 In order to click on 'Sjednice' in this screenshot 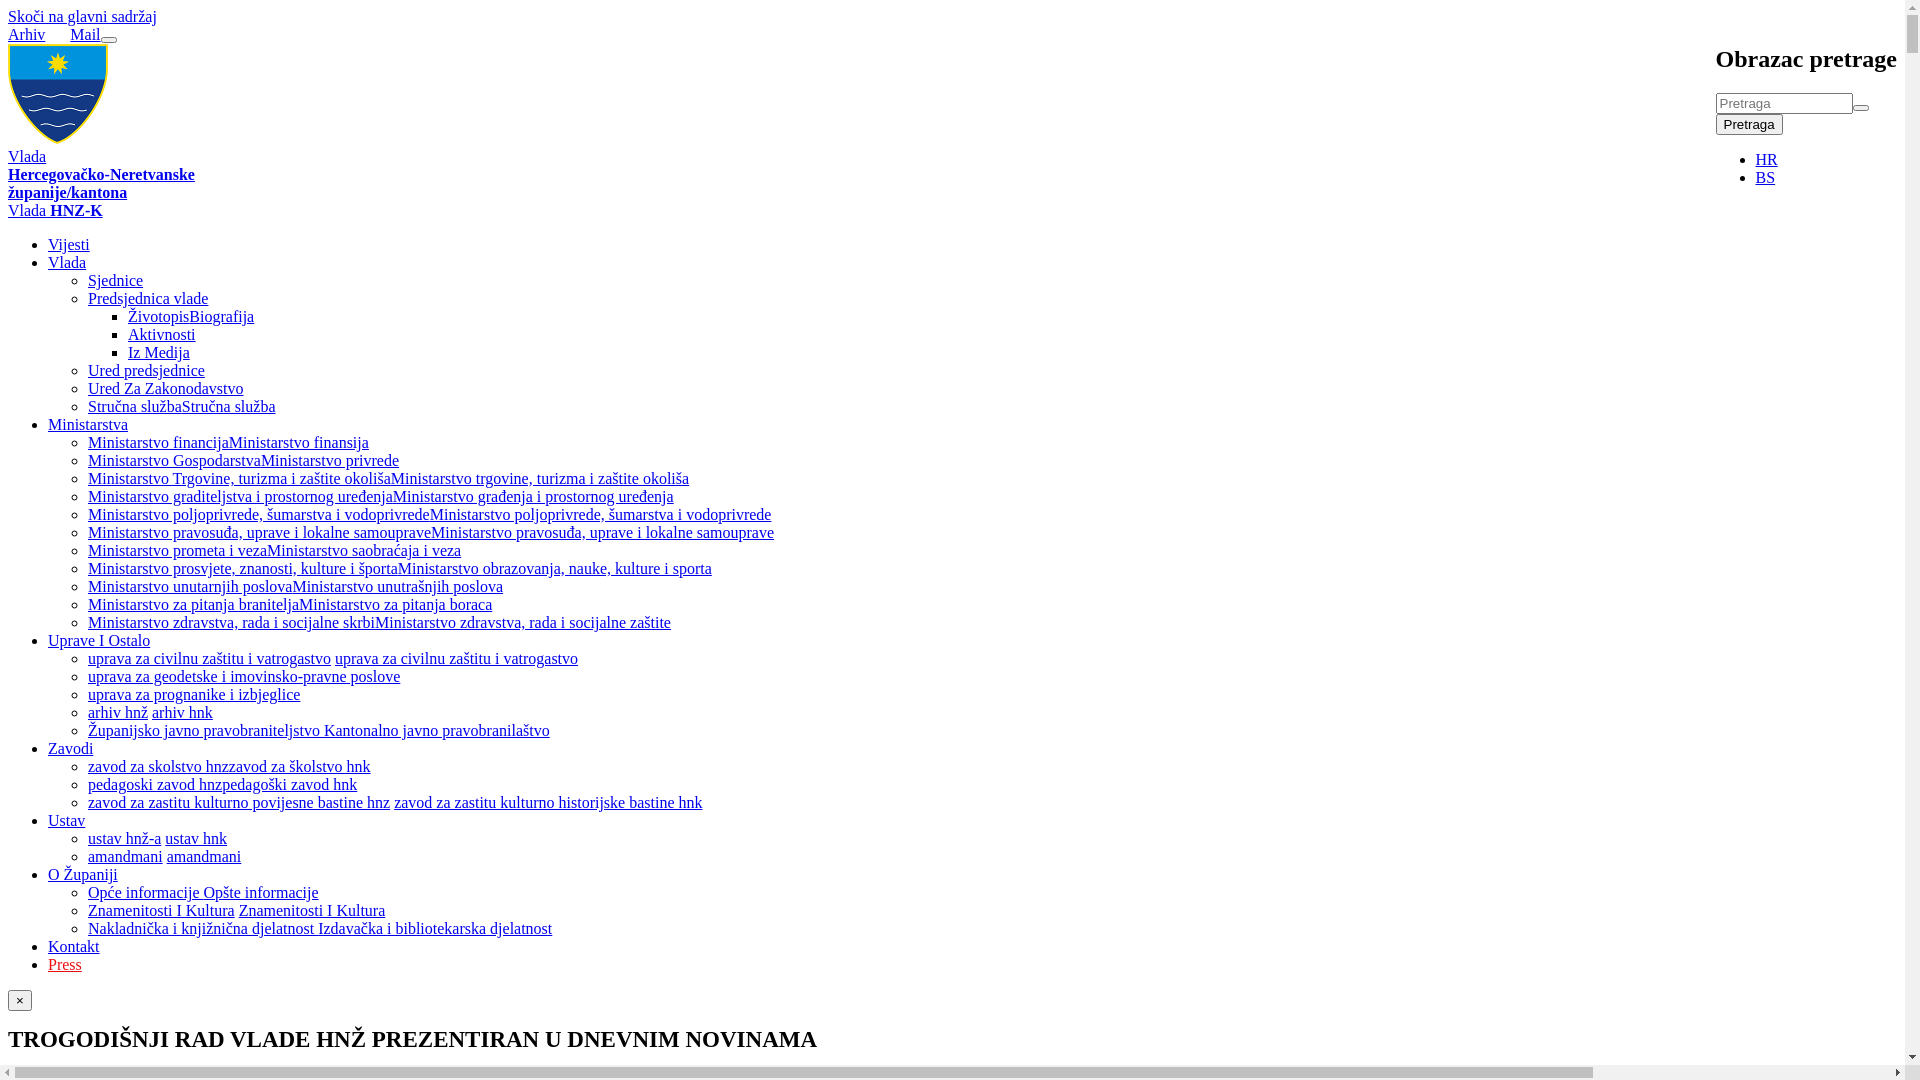, I will do `click(114, 280)`.